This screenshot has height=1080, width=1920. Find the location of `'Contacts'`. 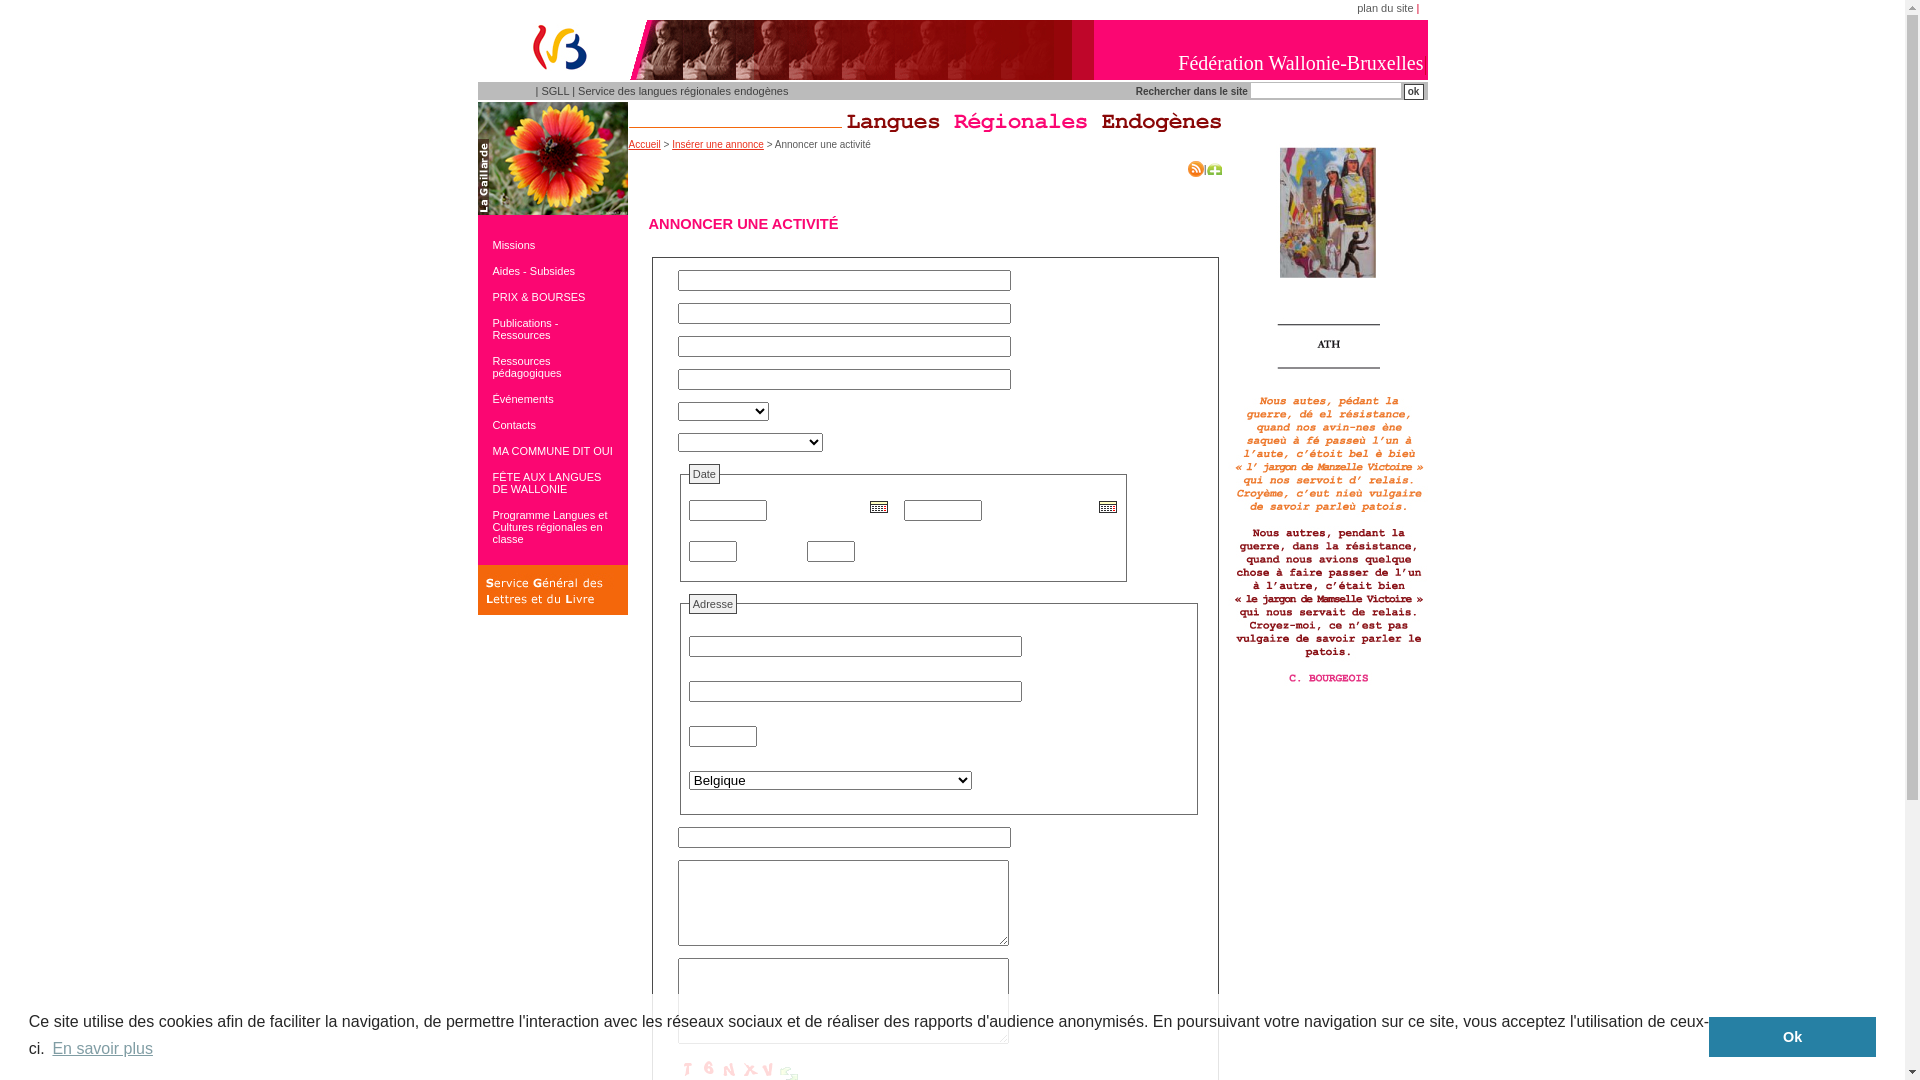

'Contacts' is located at coordinates (477, 423).